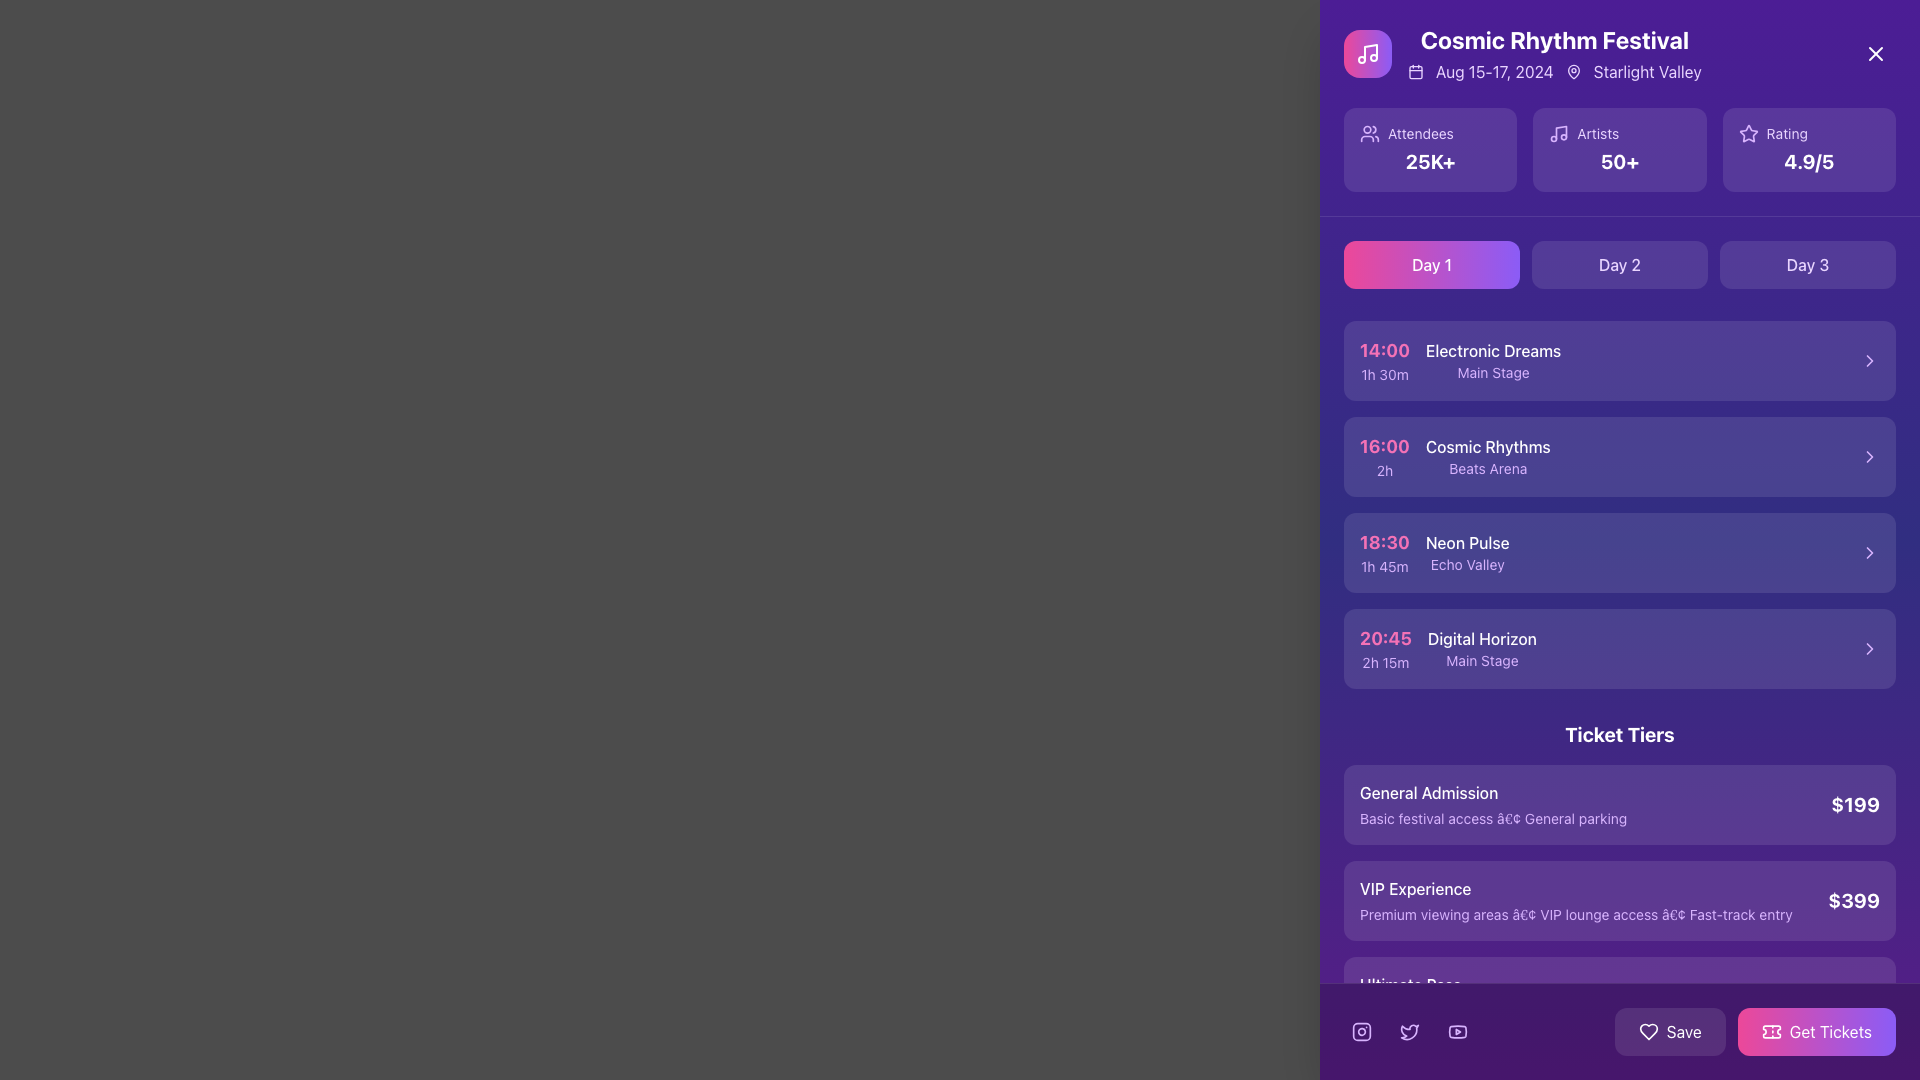  What do you see at coordinates (1575, 901) in the screenshot?
I see `the informative ticket description text label for the 'VIP Experience' ticket, located in the 'Ticket Tiers' section, second from the top, to the left of the '$399' price label` at bounding box center [1575, 901].